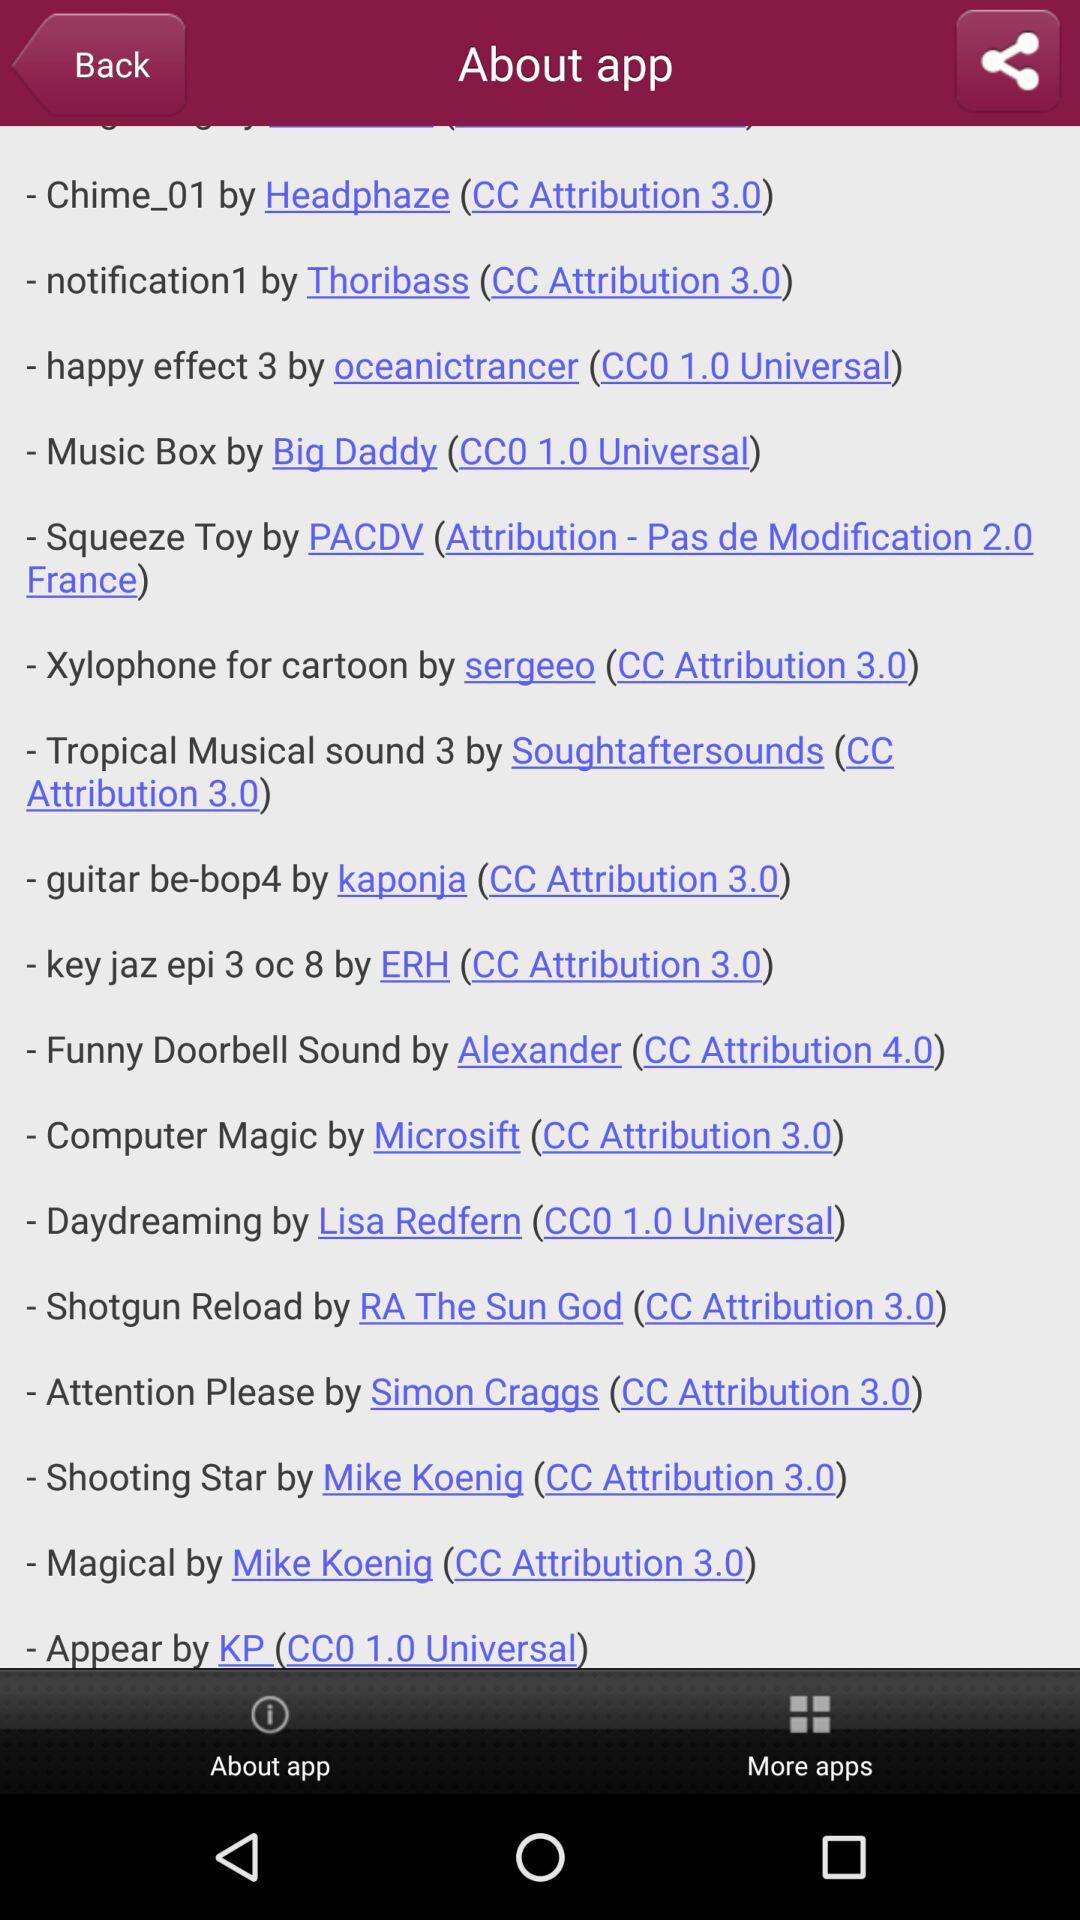 The width and height of the screenshot is (1080, 1920). What do you see at coordinates (810, 1732) in the screenshot?
I see `more apps item` at bounding box center [810, 1732].